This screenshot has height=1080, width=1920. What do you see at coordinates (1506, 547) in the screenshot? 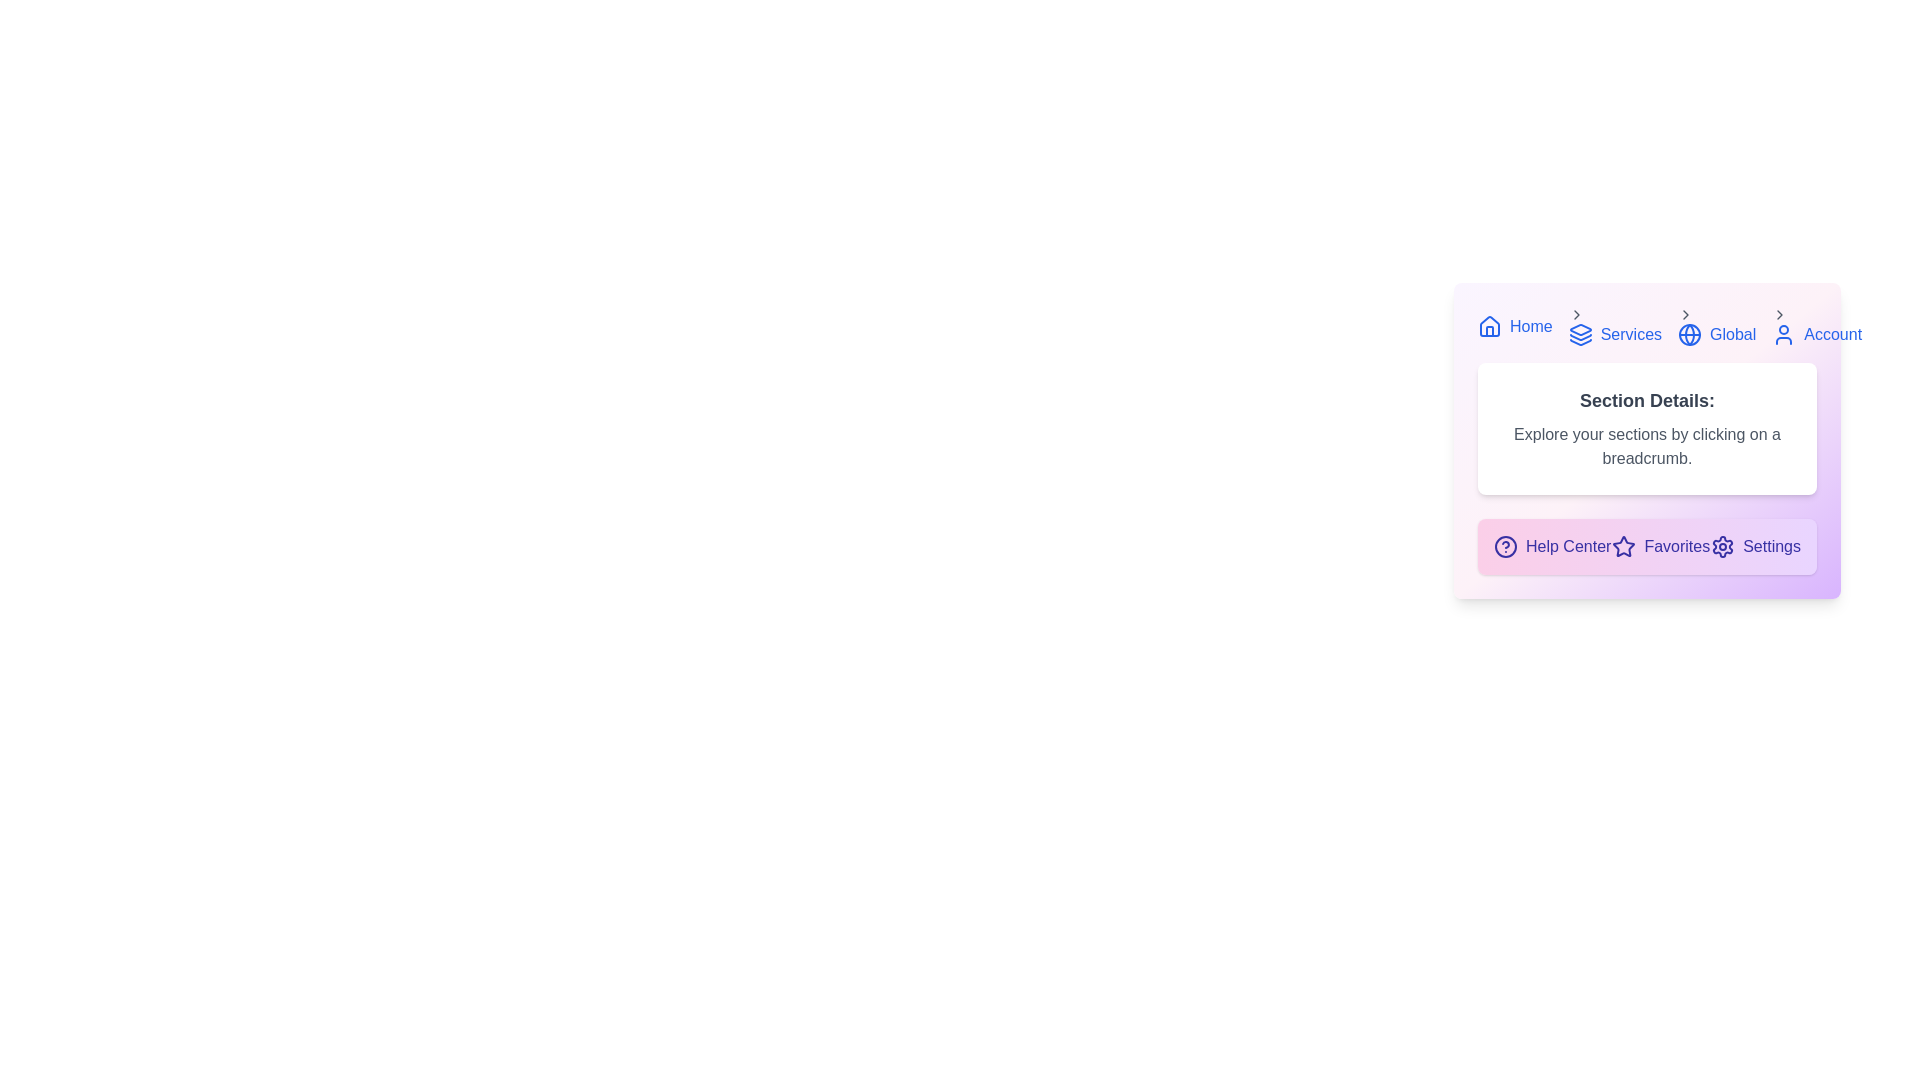
I see `the small circular outline with a centered dot, which is part of an icon located adjacent to the 'Help Center' label in the lower-right section of the interface` at bounding box center [1506, 547].